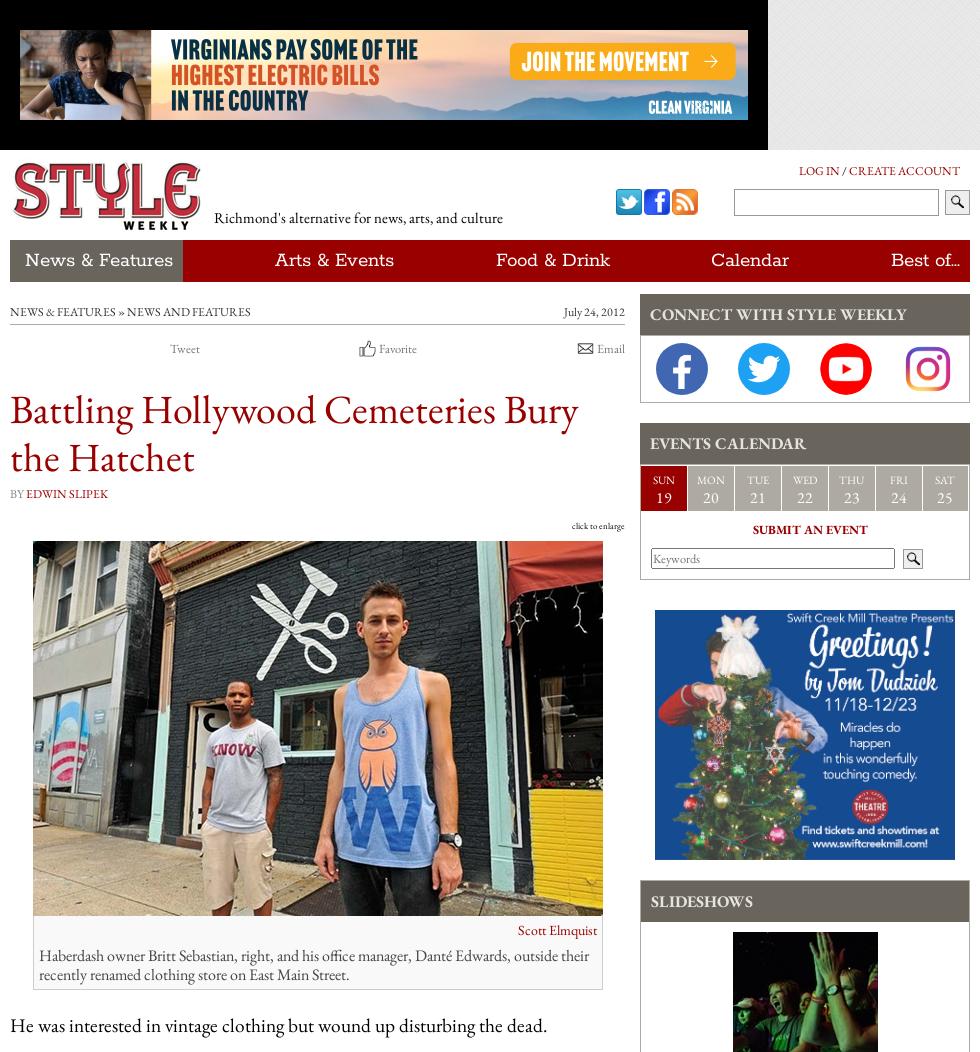  What do you see at coordinates (598, 526) in the screenshot?
I see `'click to enlarge'` at bounding box center [598, 526].